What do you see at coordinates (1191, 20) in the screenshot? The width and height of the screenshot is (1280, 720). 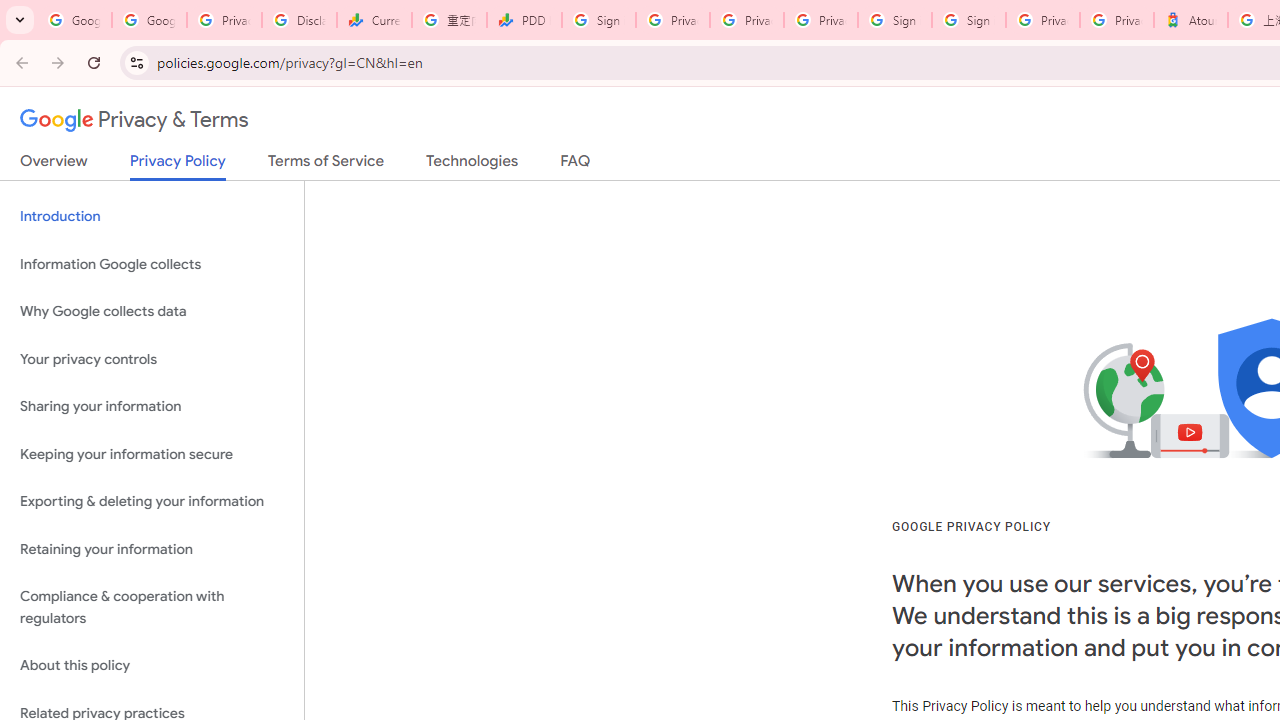 I see `'Atour Hotel - Google hotels'` at bounding box center [1191, 20].